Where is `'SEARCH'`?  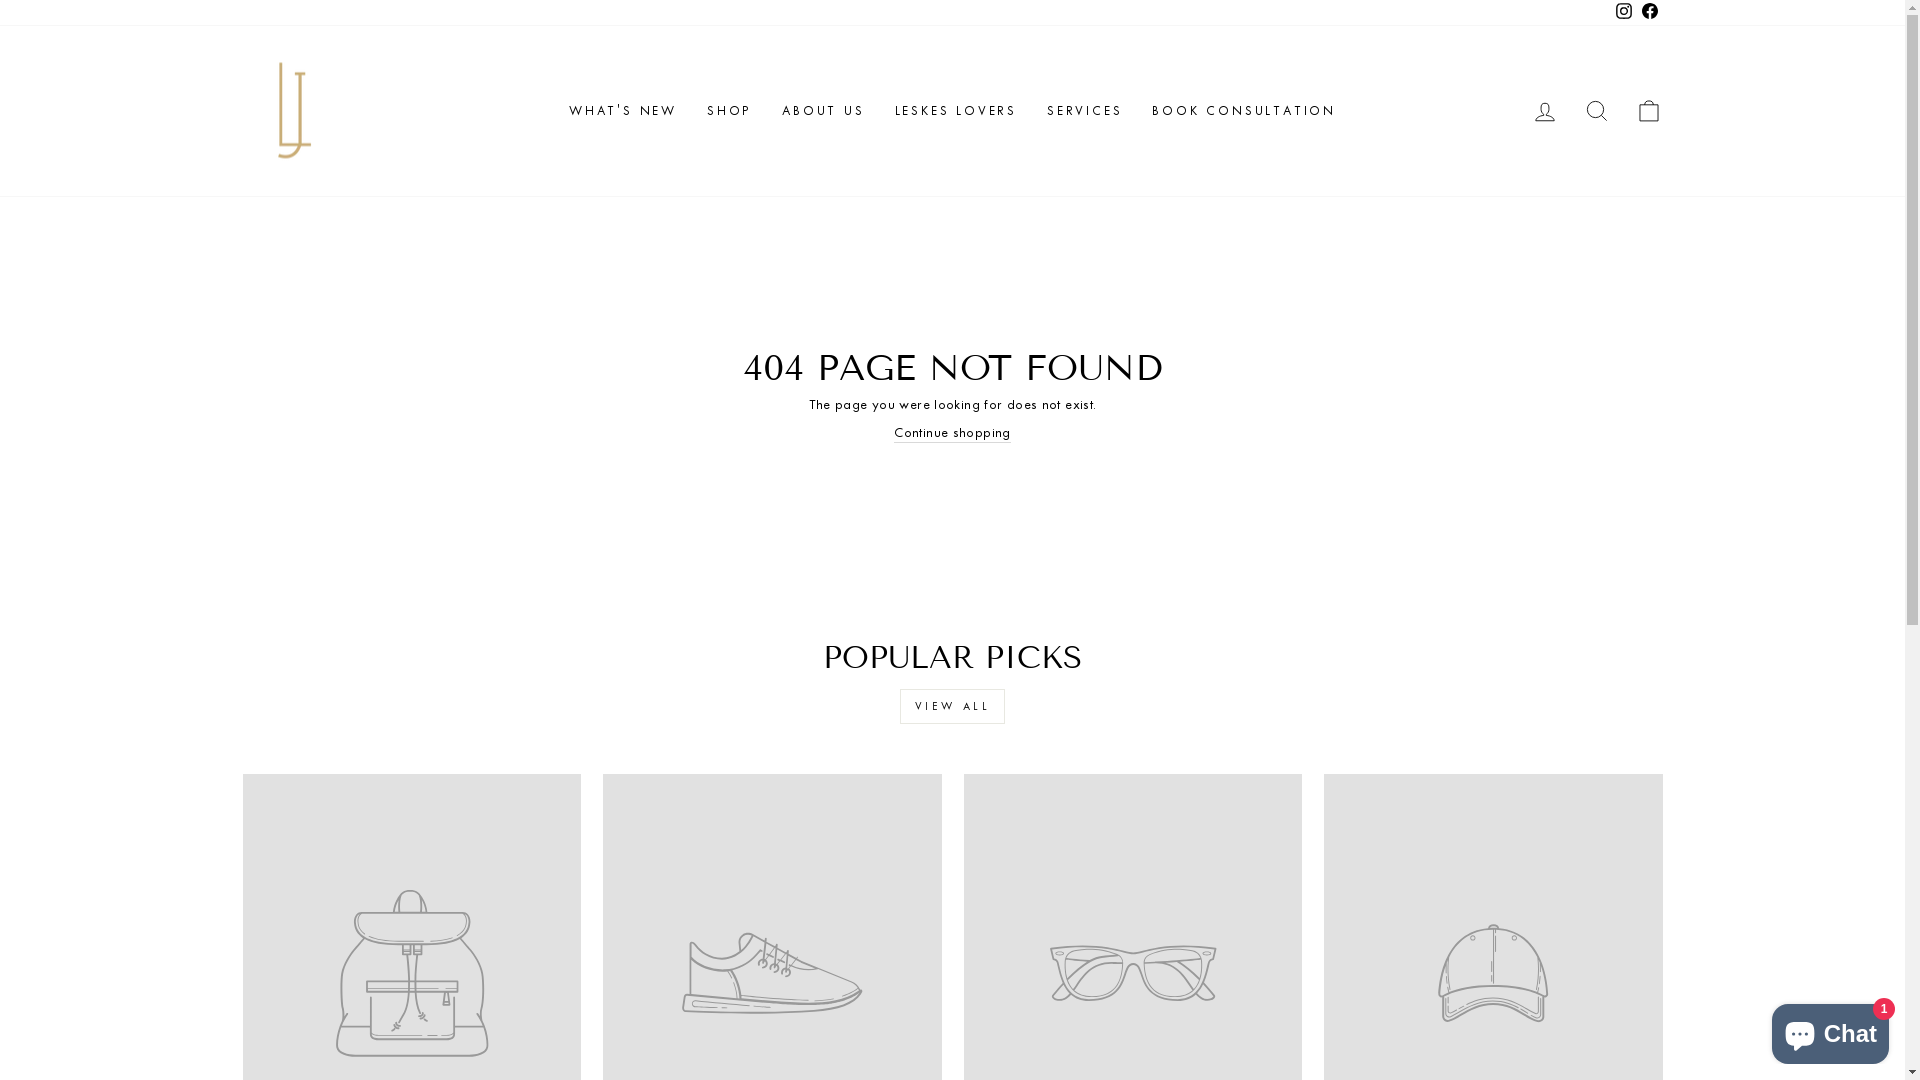 'SEARCH' is located at coordinates (1568, 111).